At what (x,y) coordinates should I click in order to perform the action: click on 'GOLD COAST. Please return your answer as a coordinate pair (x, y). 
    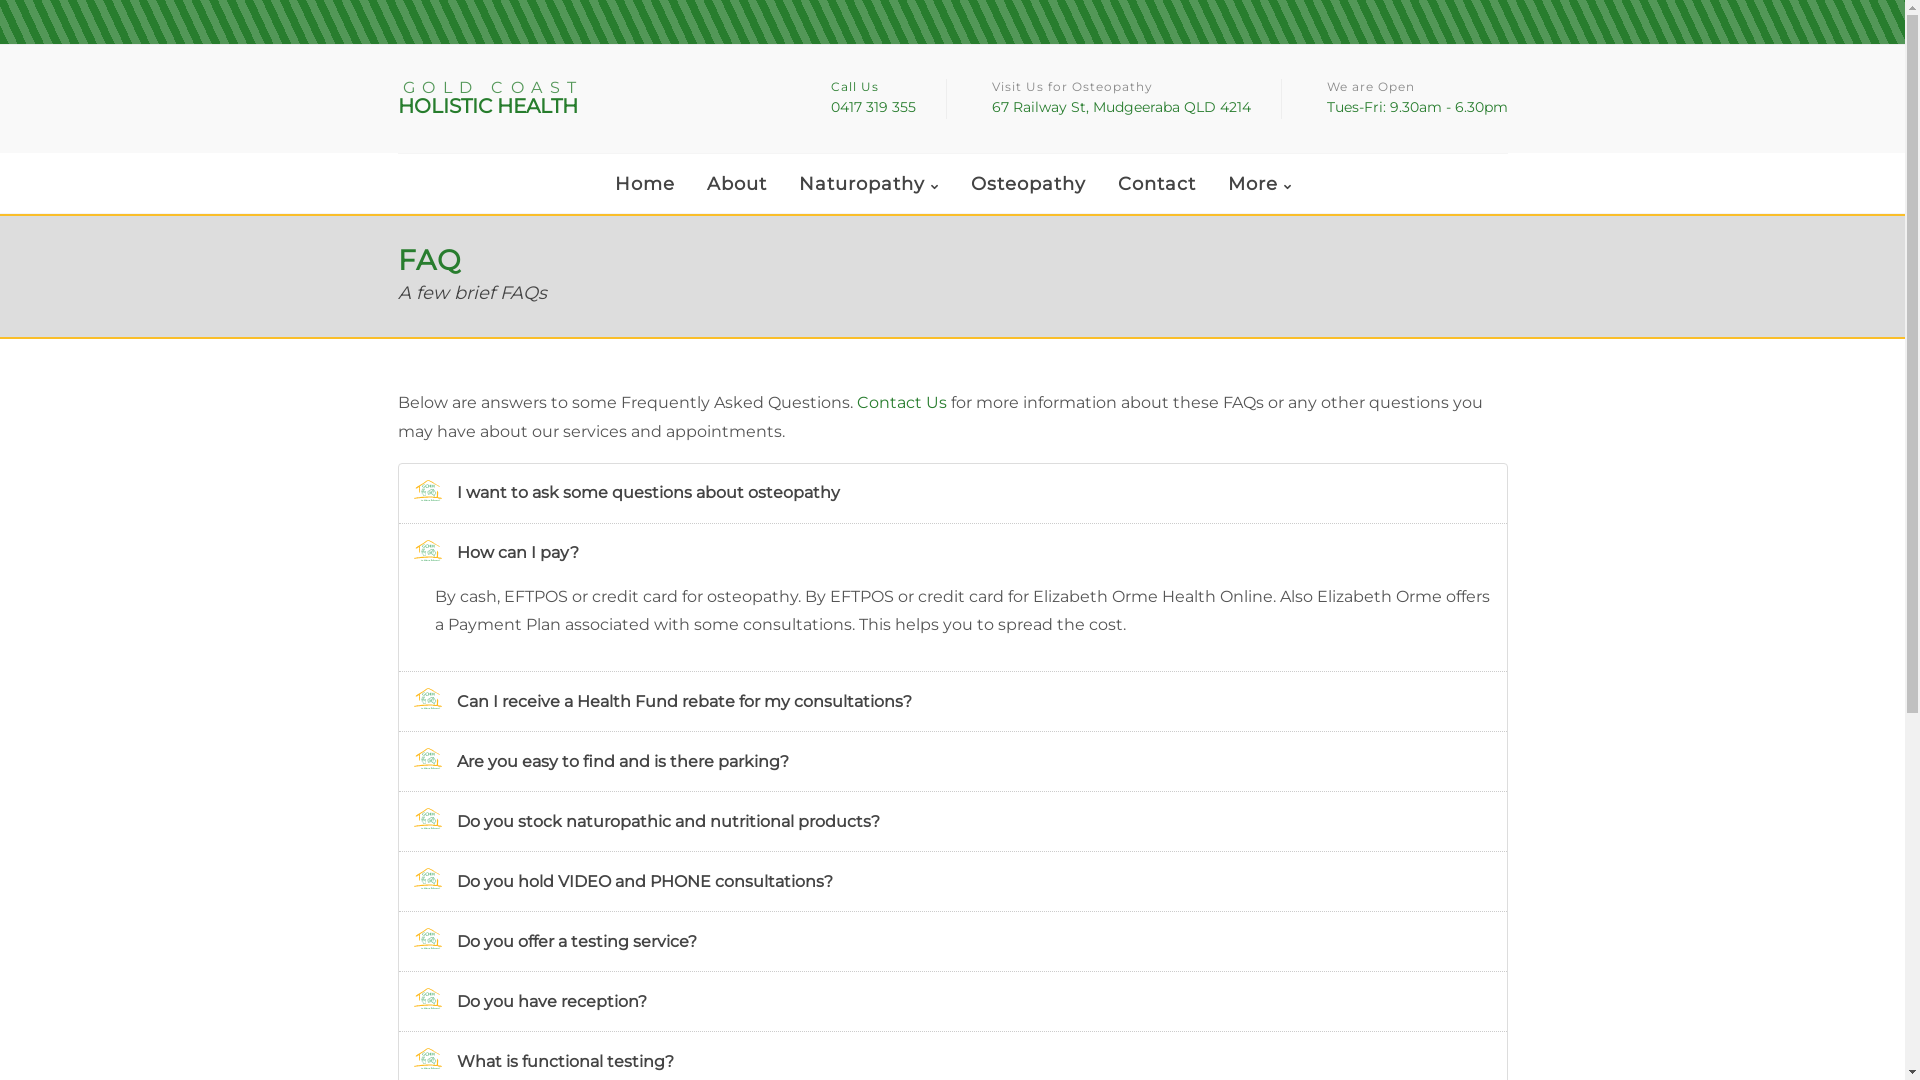
    Looking at the image, I should click on (585, 98).